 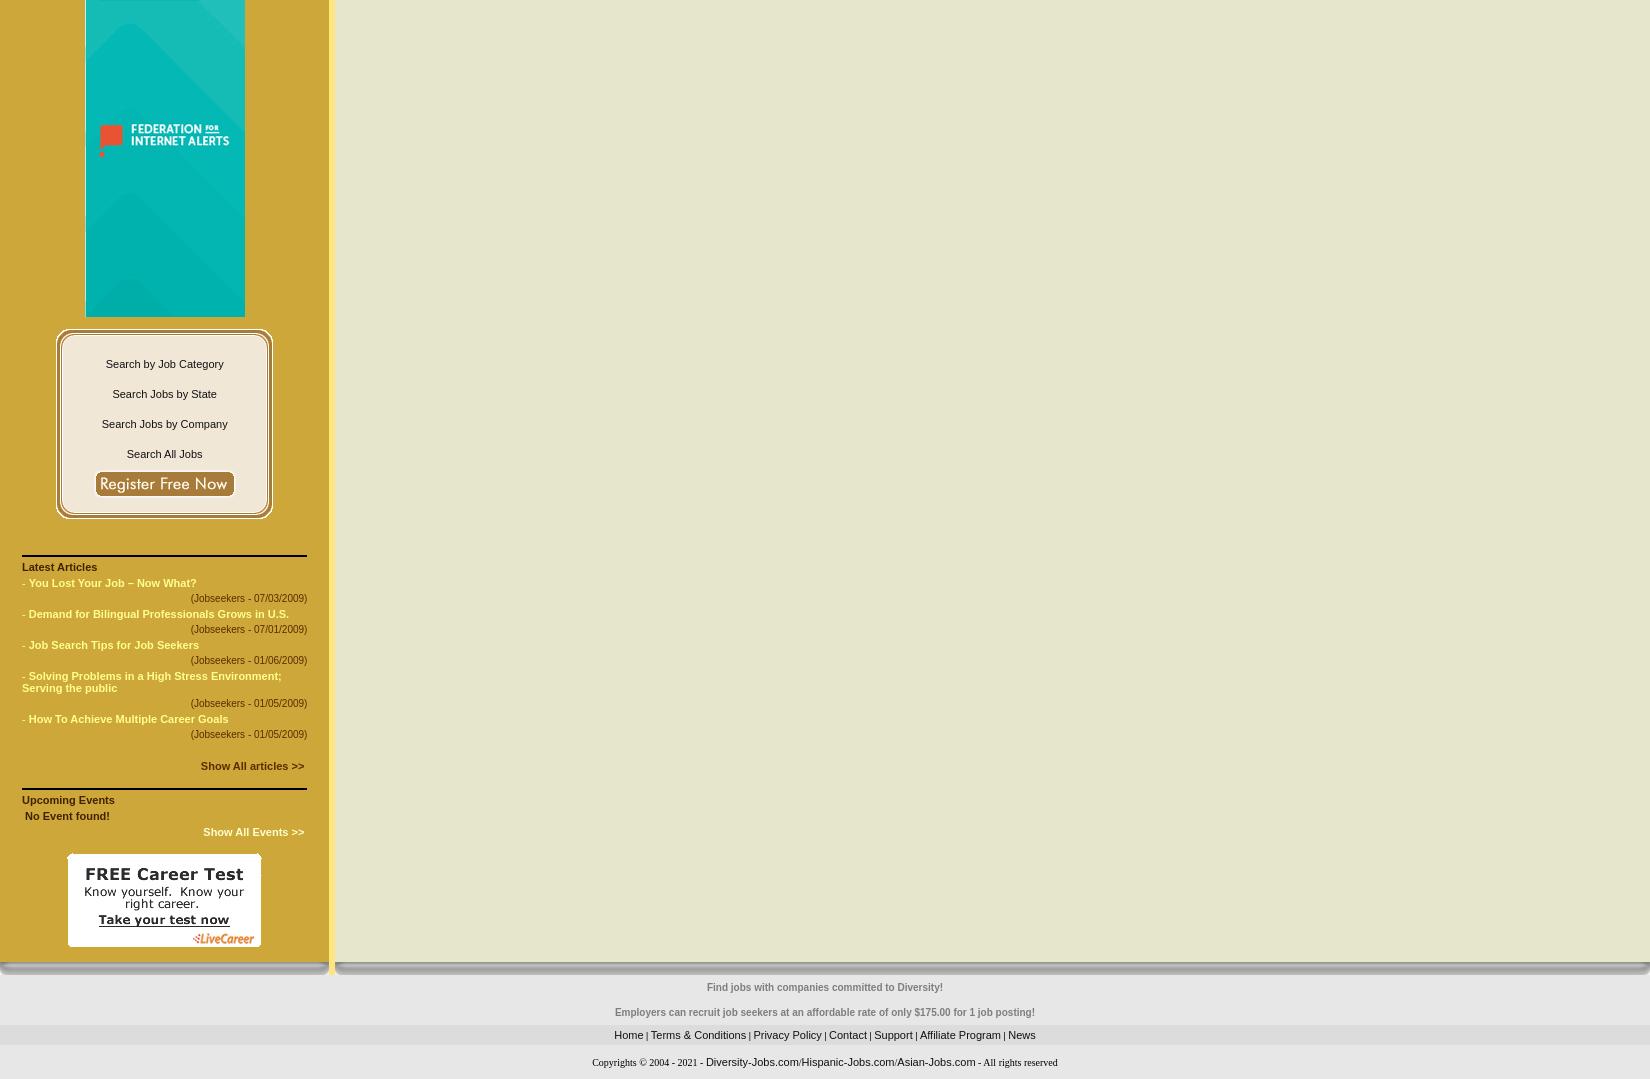 I want to click on 'Demand for Bilingual Professionals Grows in U.S.', so click(x=158, y=613).